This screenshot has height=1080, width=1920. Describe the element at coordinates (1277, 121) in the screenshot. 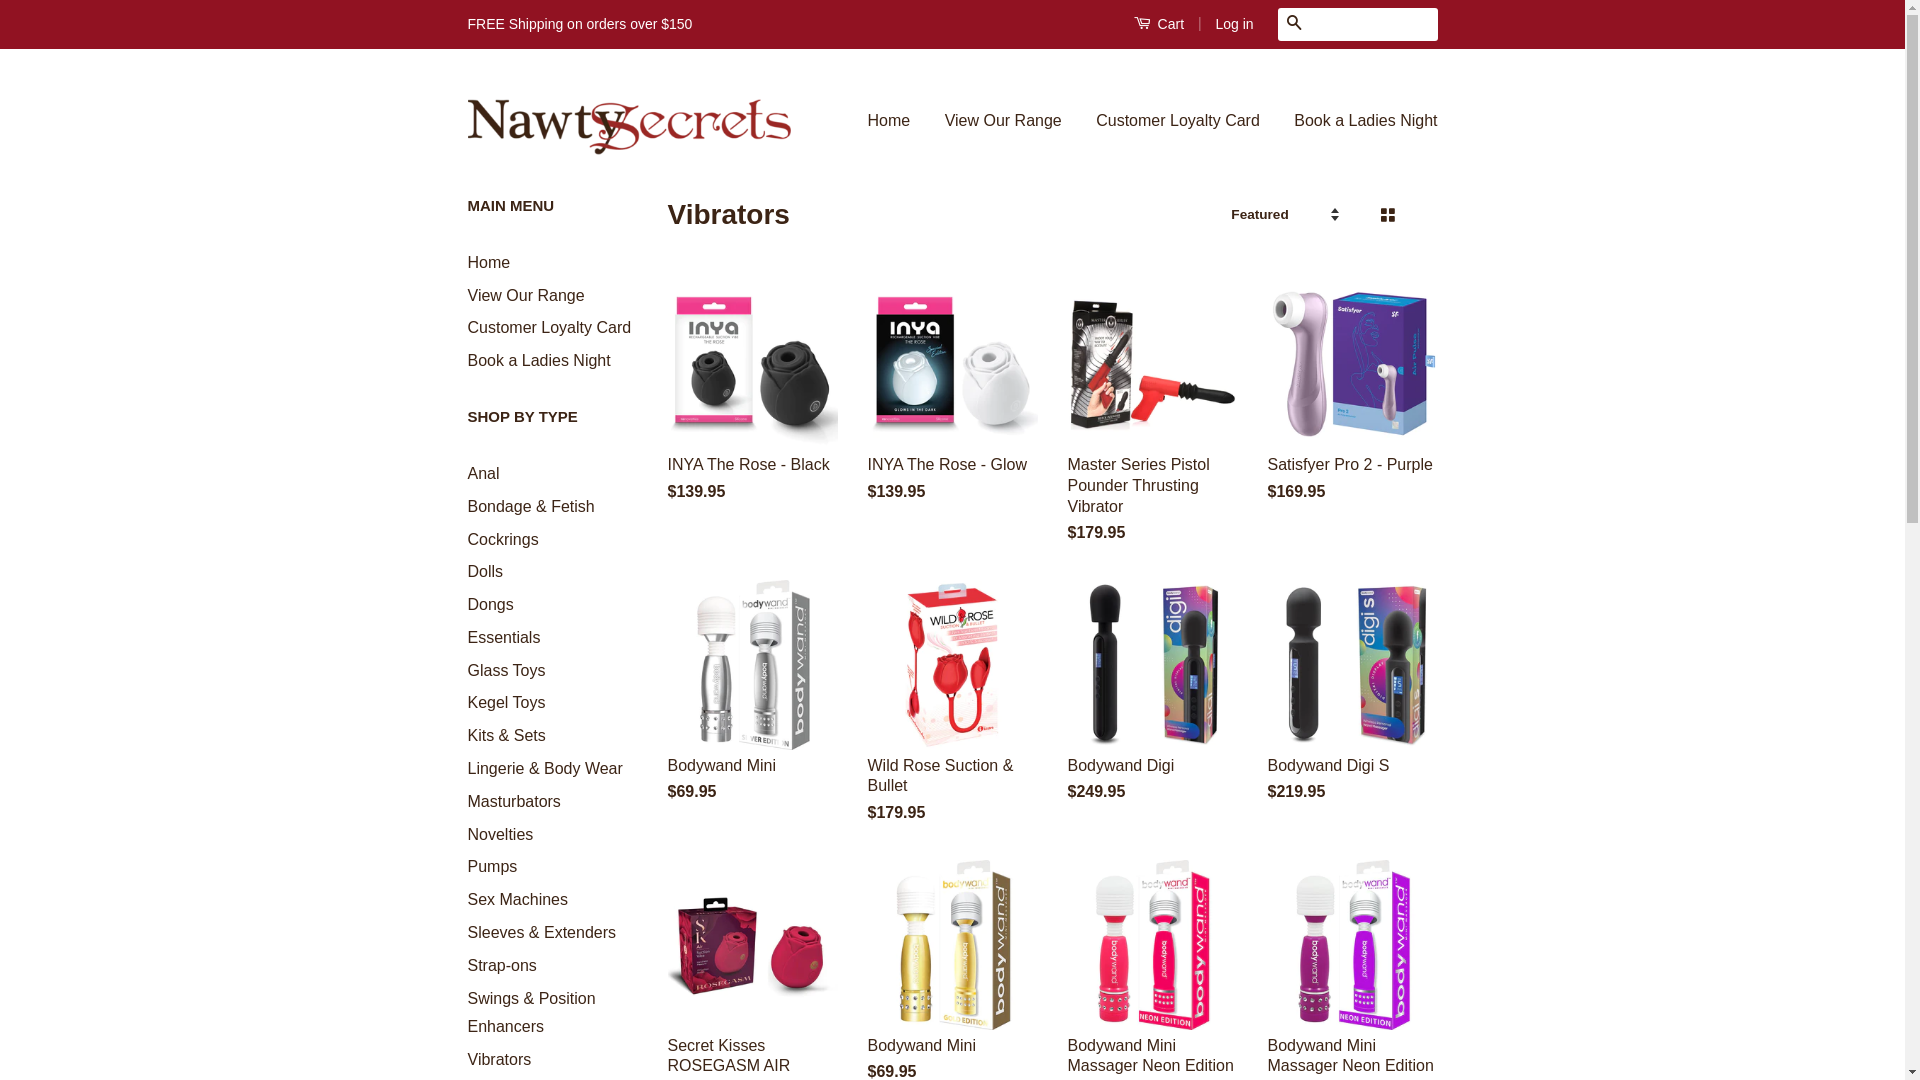

I see `'Book a Ladies Night'` at that location.